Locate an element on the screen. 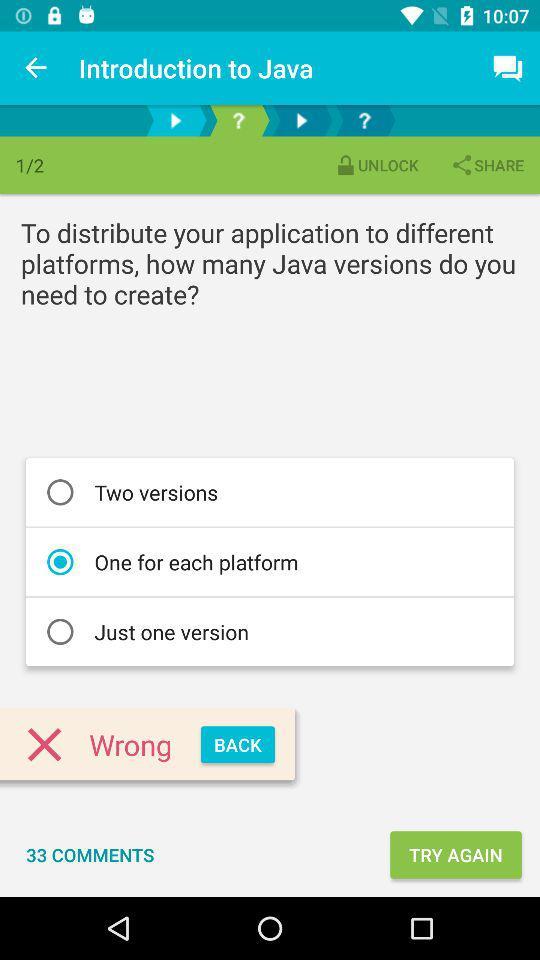 This screenshot has height=960, width=540. item at the bottom right corner is located at coordinates (455, 853).